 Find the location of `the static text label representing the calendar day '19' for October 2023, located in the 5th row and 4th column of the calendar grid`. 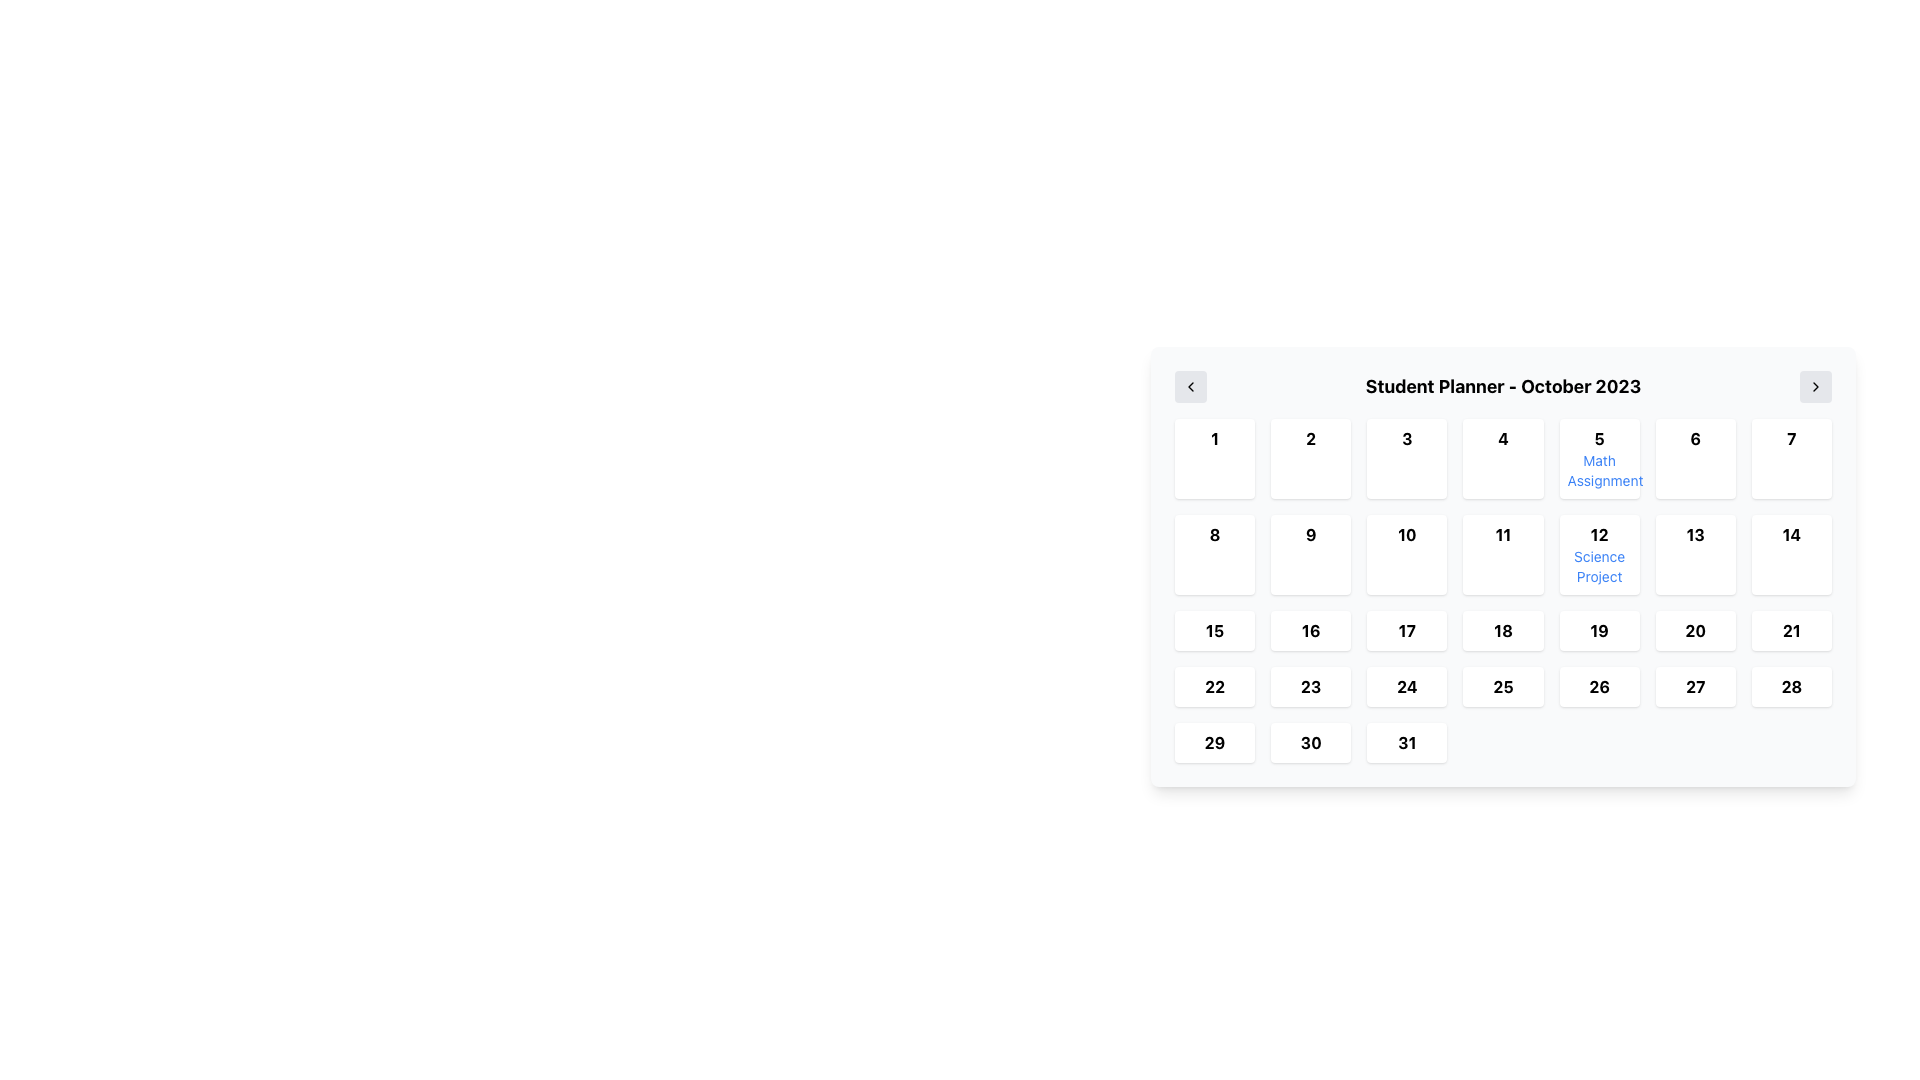

the static text label representing the calendar day '19' for October 2023, located in the 5th row and 4th column of the calendar grid is located at coordinates (1598, 631).